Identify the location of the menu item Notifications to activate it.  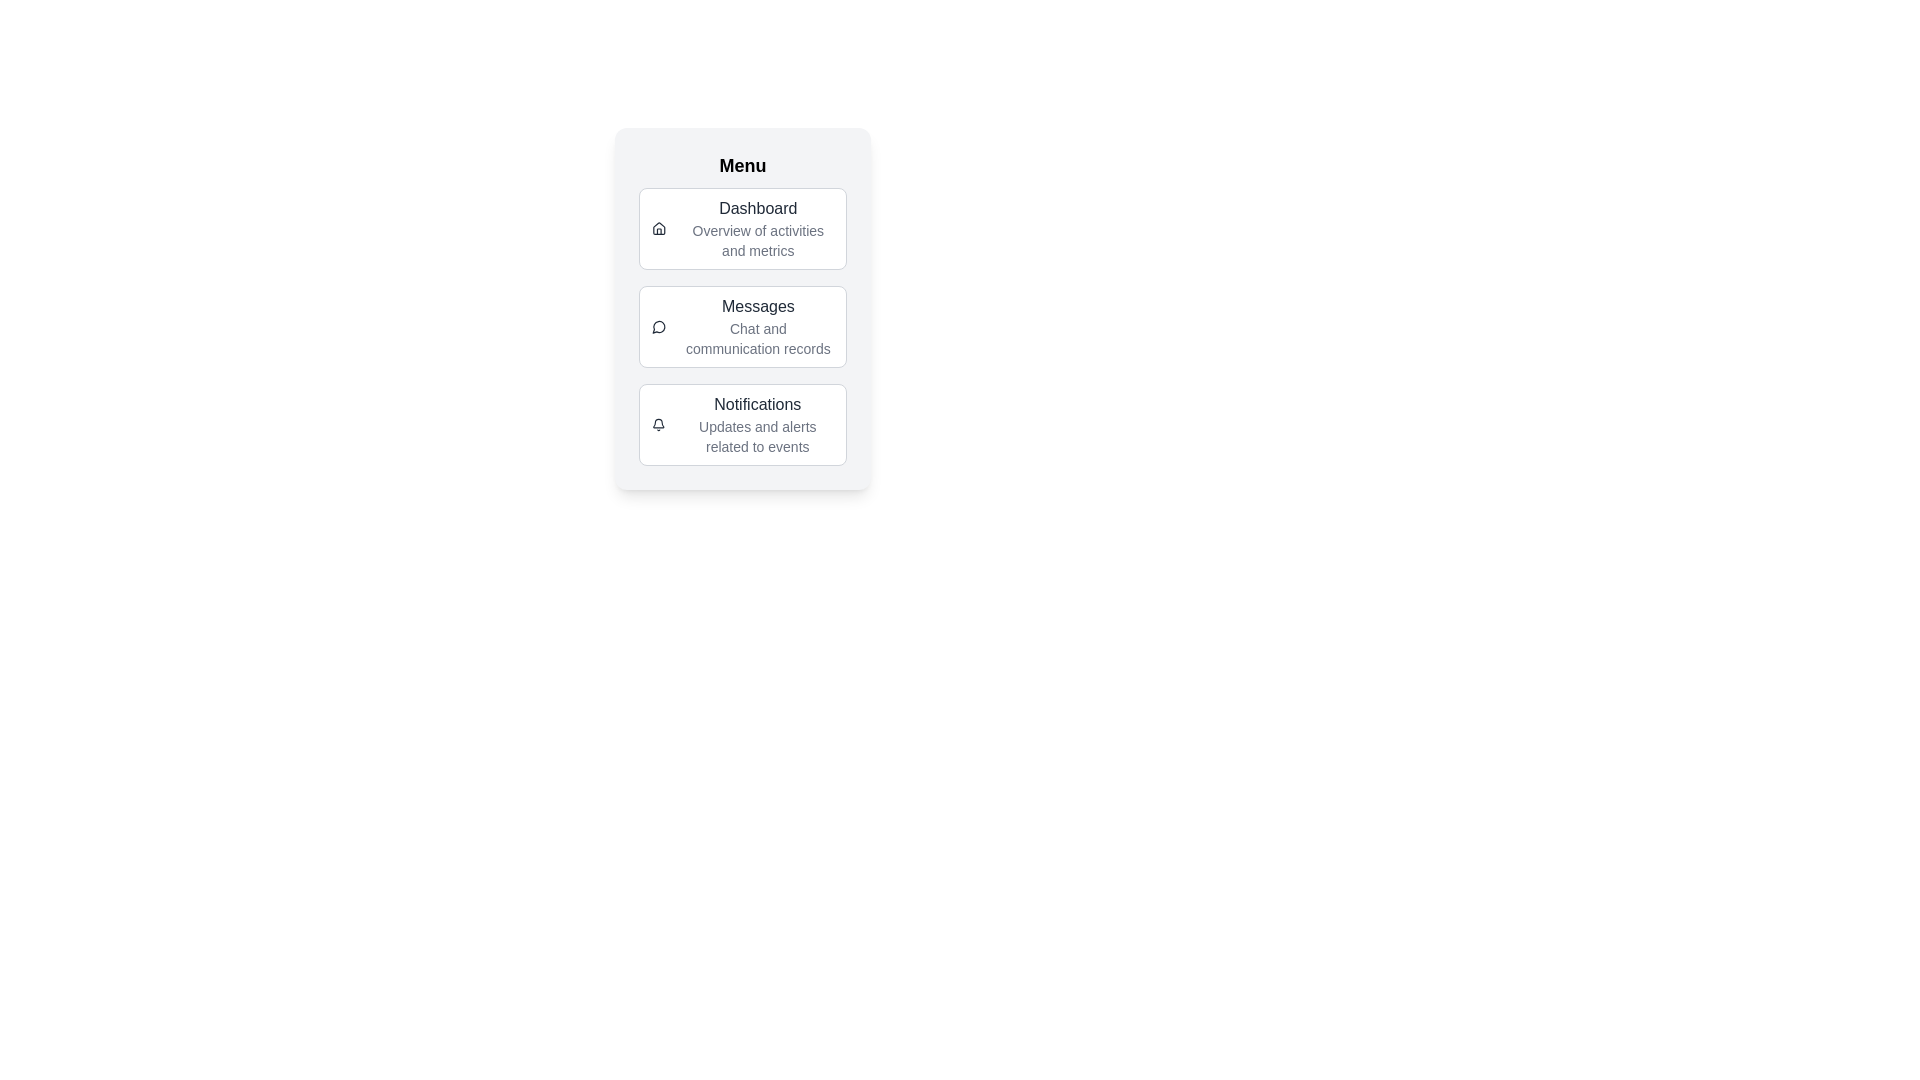
(742, 423).